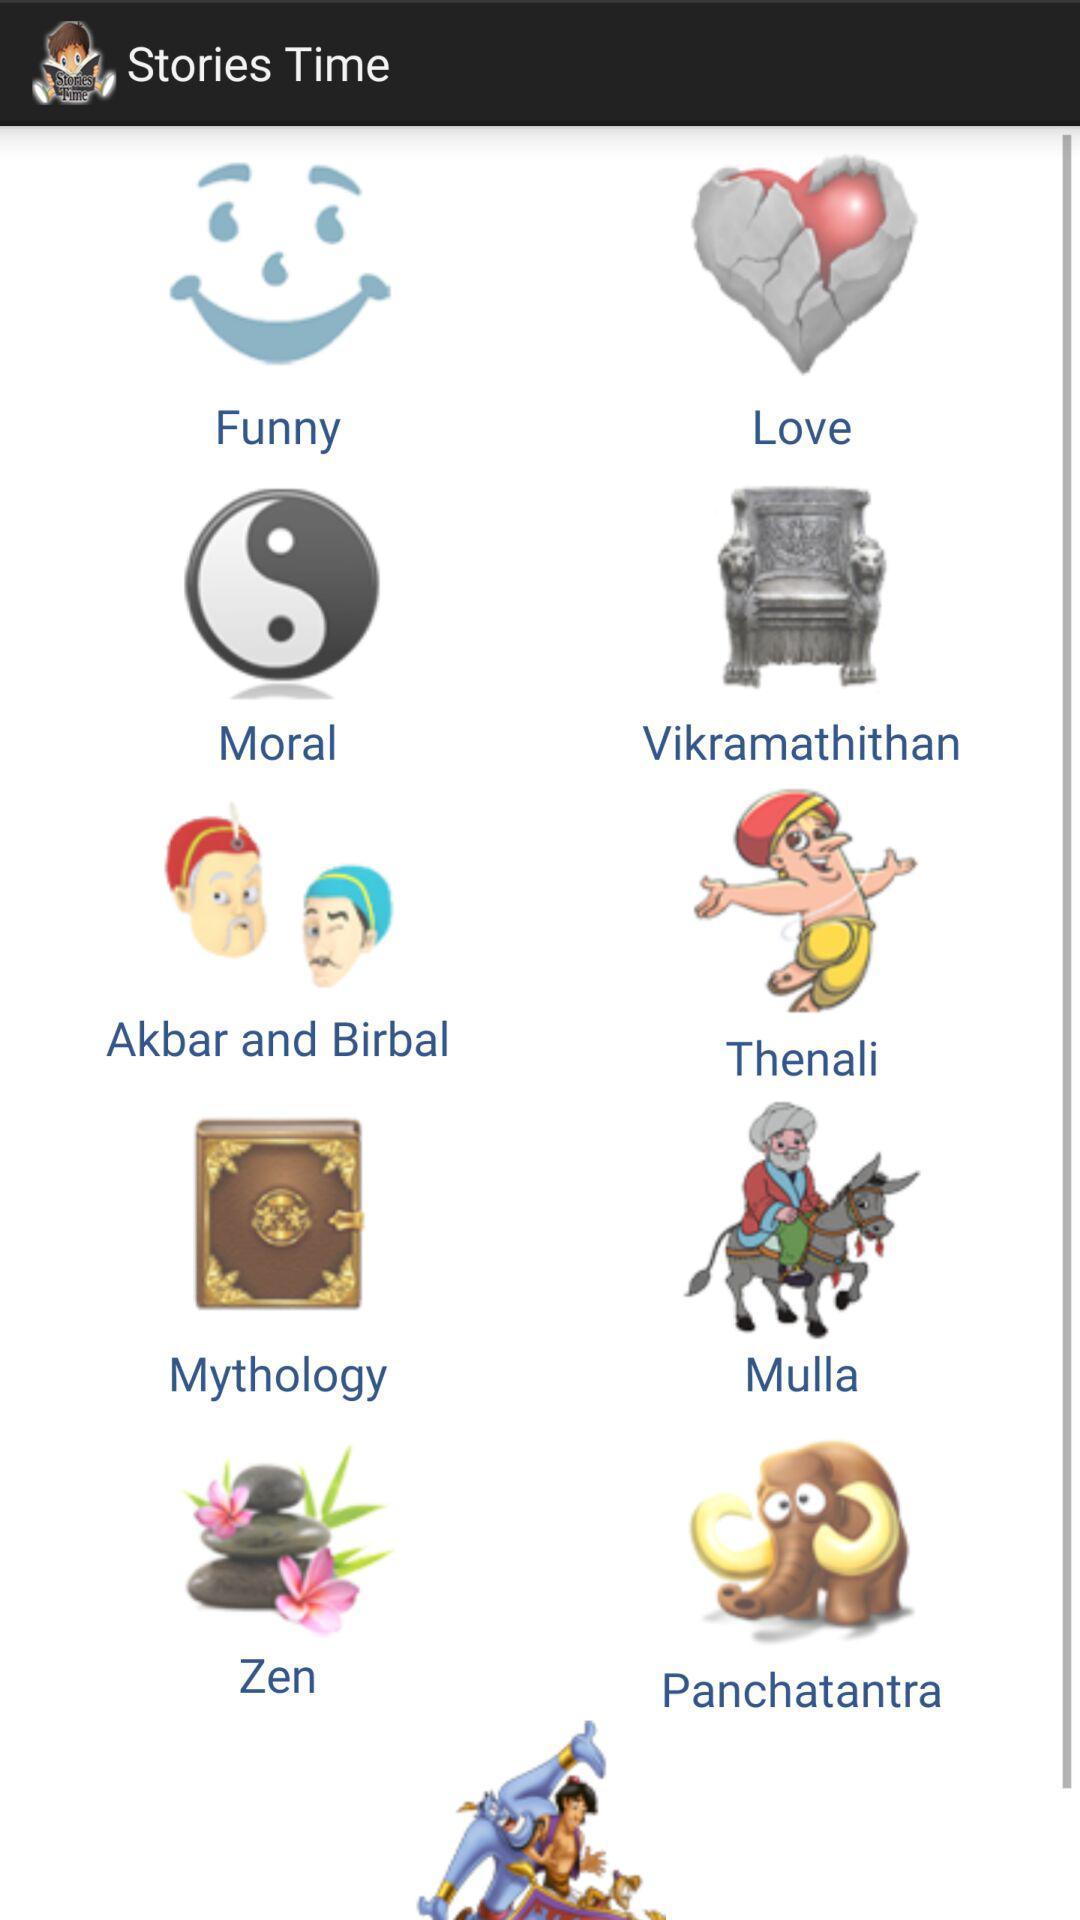 This screenshot has width=1080, height=1920. What do you see at coordinates (801, 1245) in the screenshot?
I see `mulla button` at bounding box center [801, 1245].